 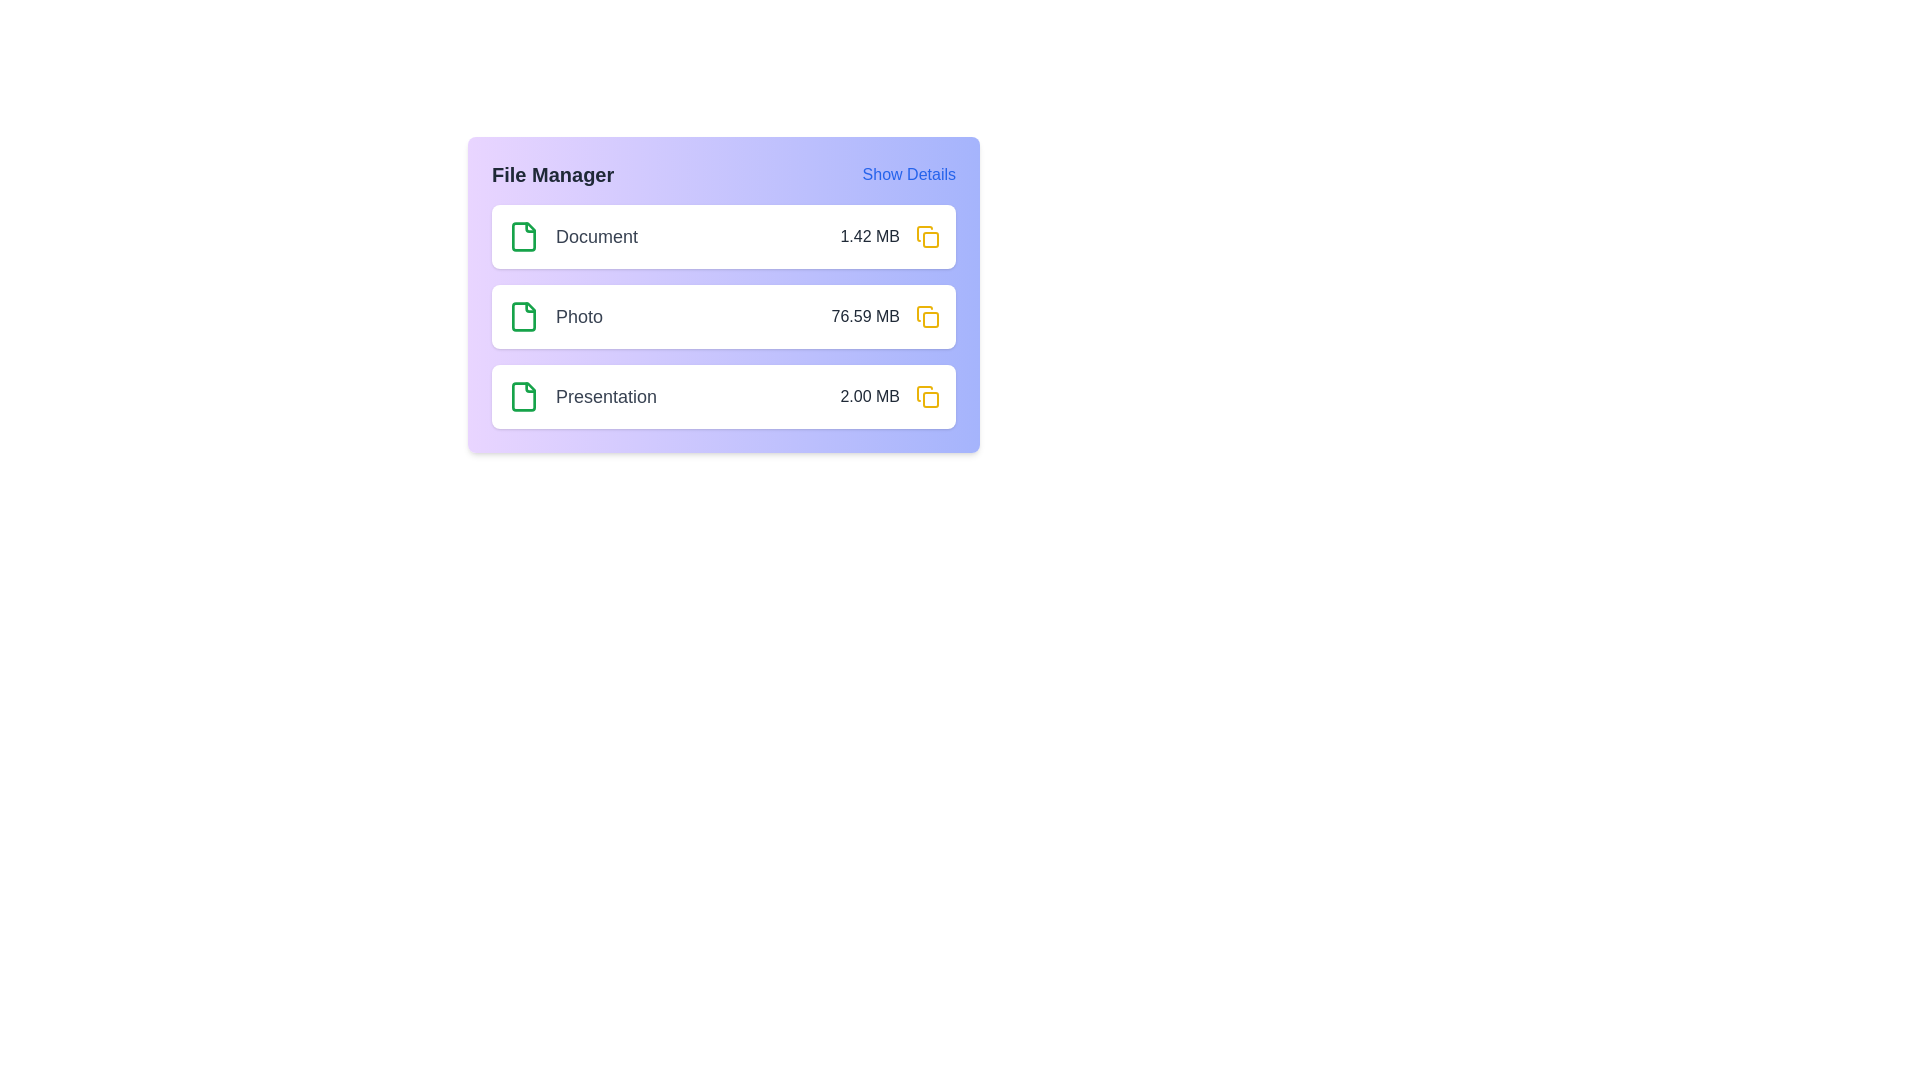 What do you see at coordinates (930, 400) in the screenshot?
I see `the icon component representing an action related to the 'Presentation' file, located within the third list item aligned to the right of the '2.00 MB' text` at bounding box center [930, 400].